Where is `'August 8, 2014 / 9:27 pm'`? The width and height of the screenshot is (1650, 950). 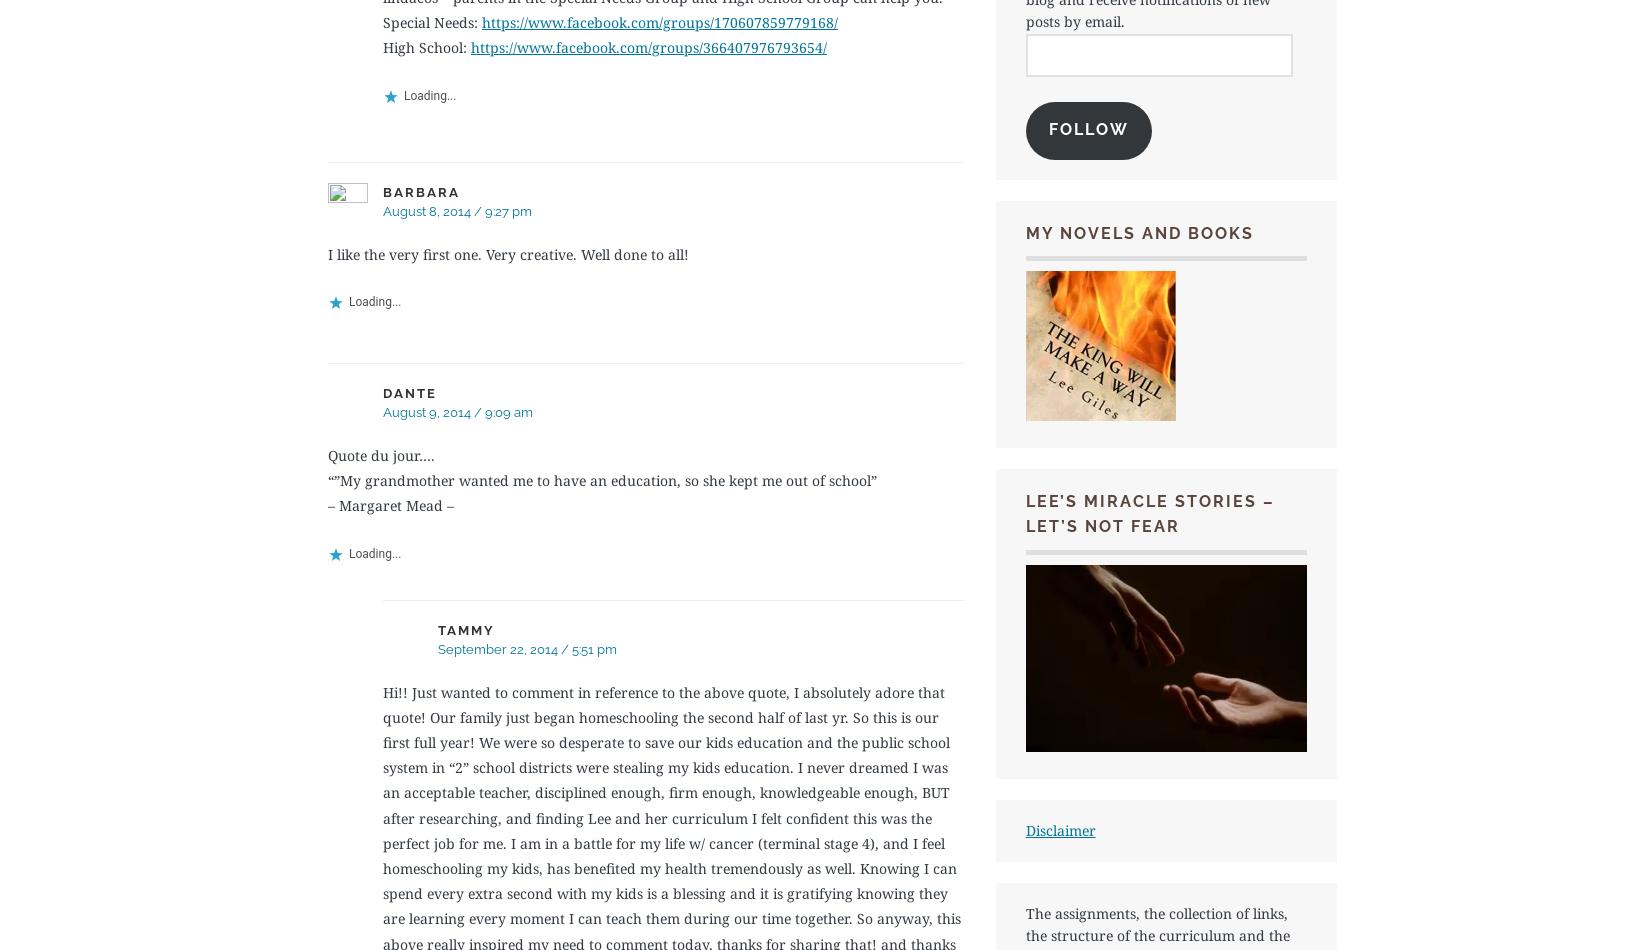 'August 8, 2014 / 9:27 pm' is located at coordinates (456, 211).